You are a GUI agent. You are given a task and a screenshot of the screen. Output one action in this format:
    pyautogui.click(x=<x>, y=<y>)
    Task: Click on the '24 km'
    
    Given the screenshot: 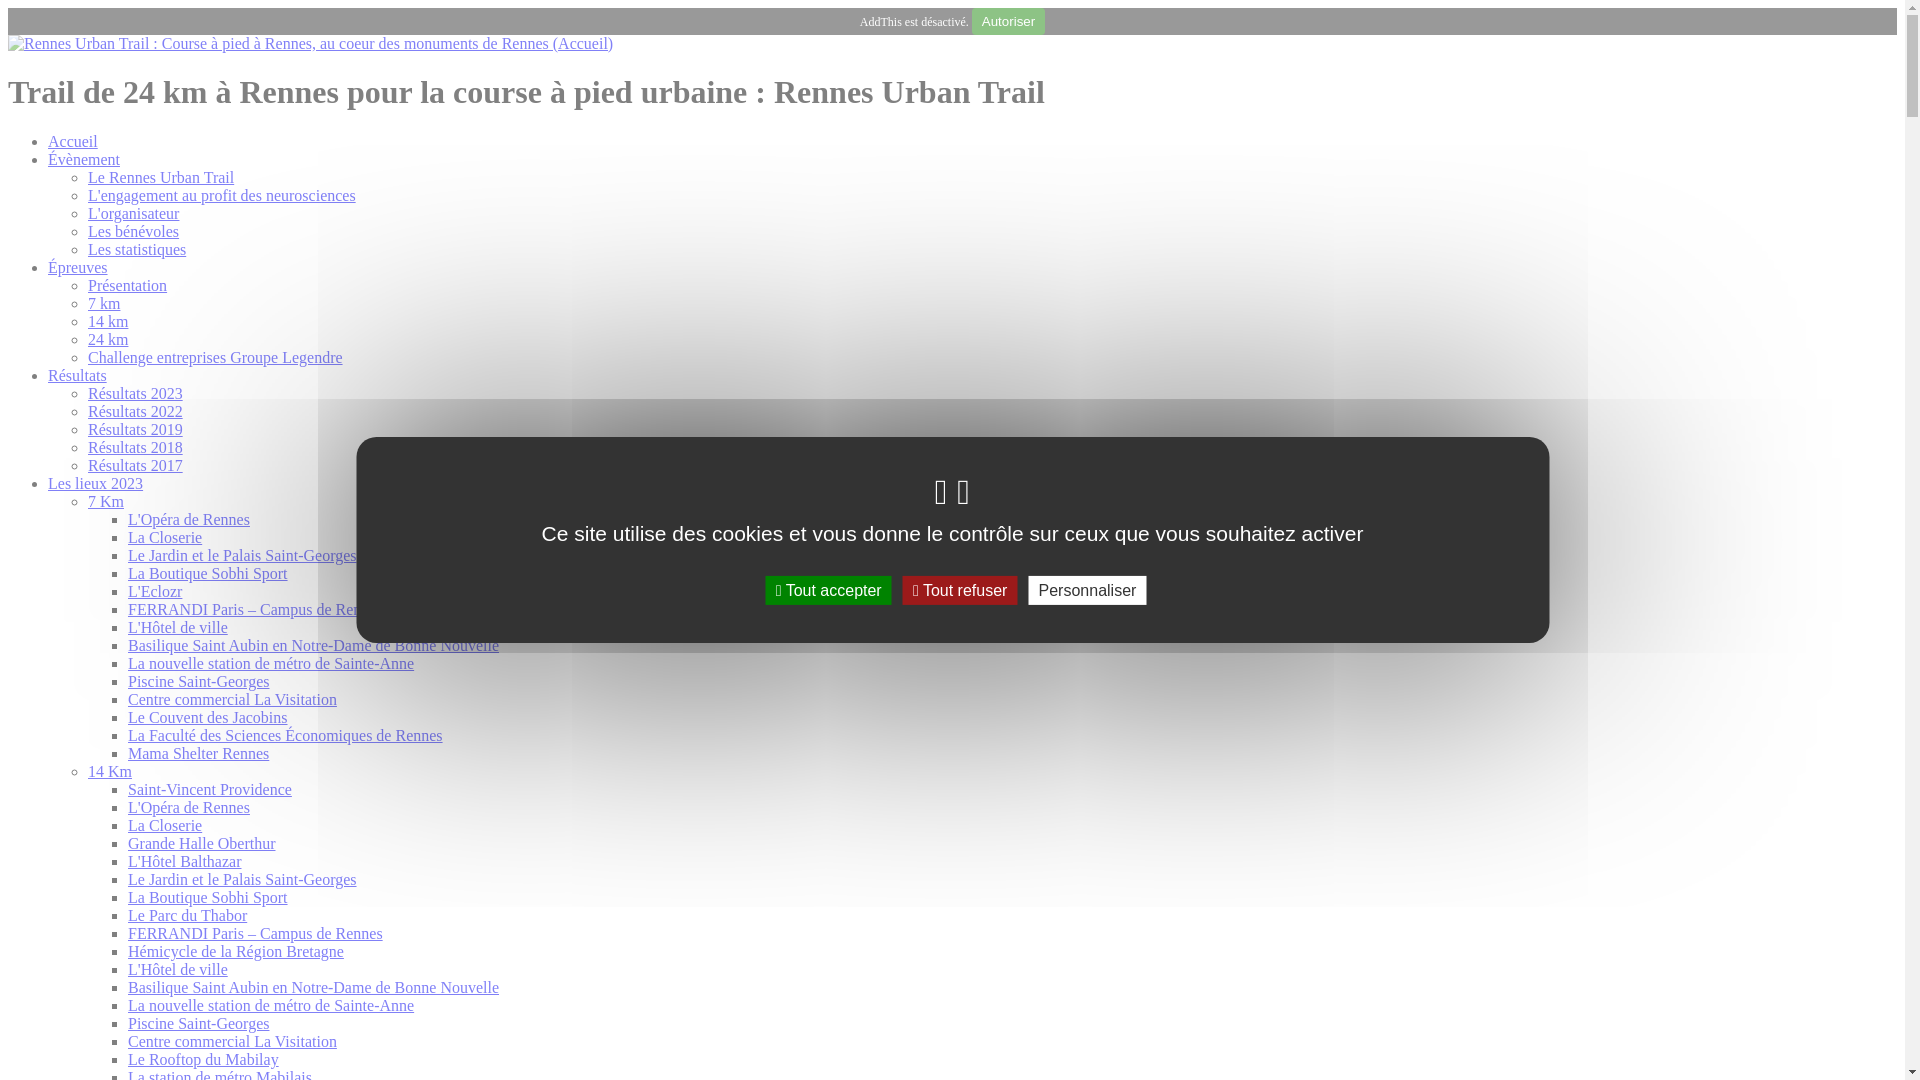 What is the action you would take?
    pyautogui.click(x=86, y=338)
    